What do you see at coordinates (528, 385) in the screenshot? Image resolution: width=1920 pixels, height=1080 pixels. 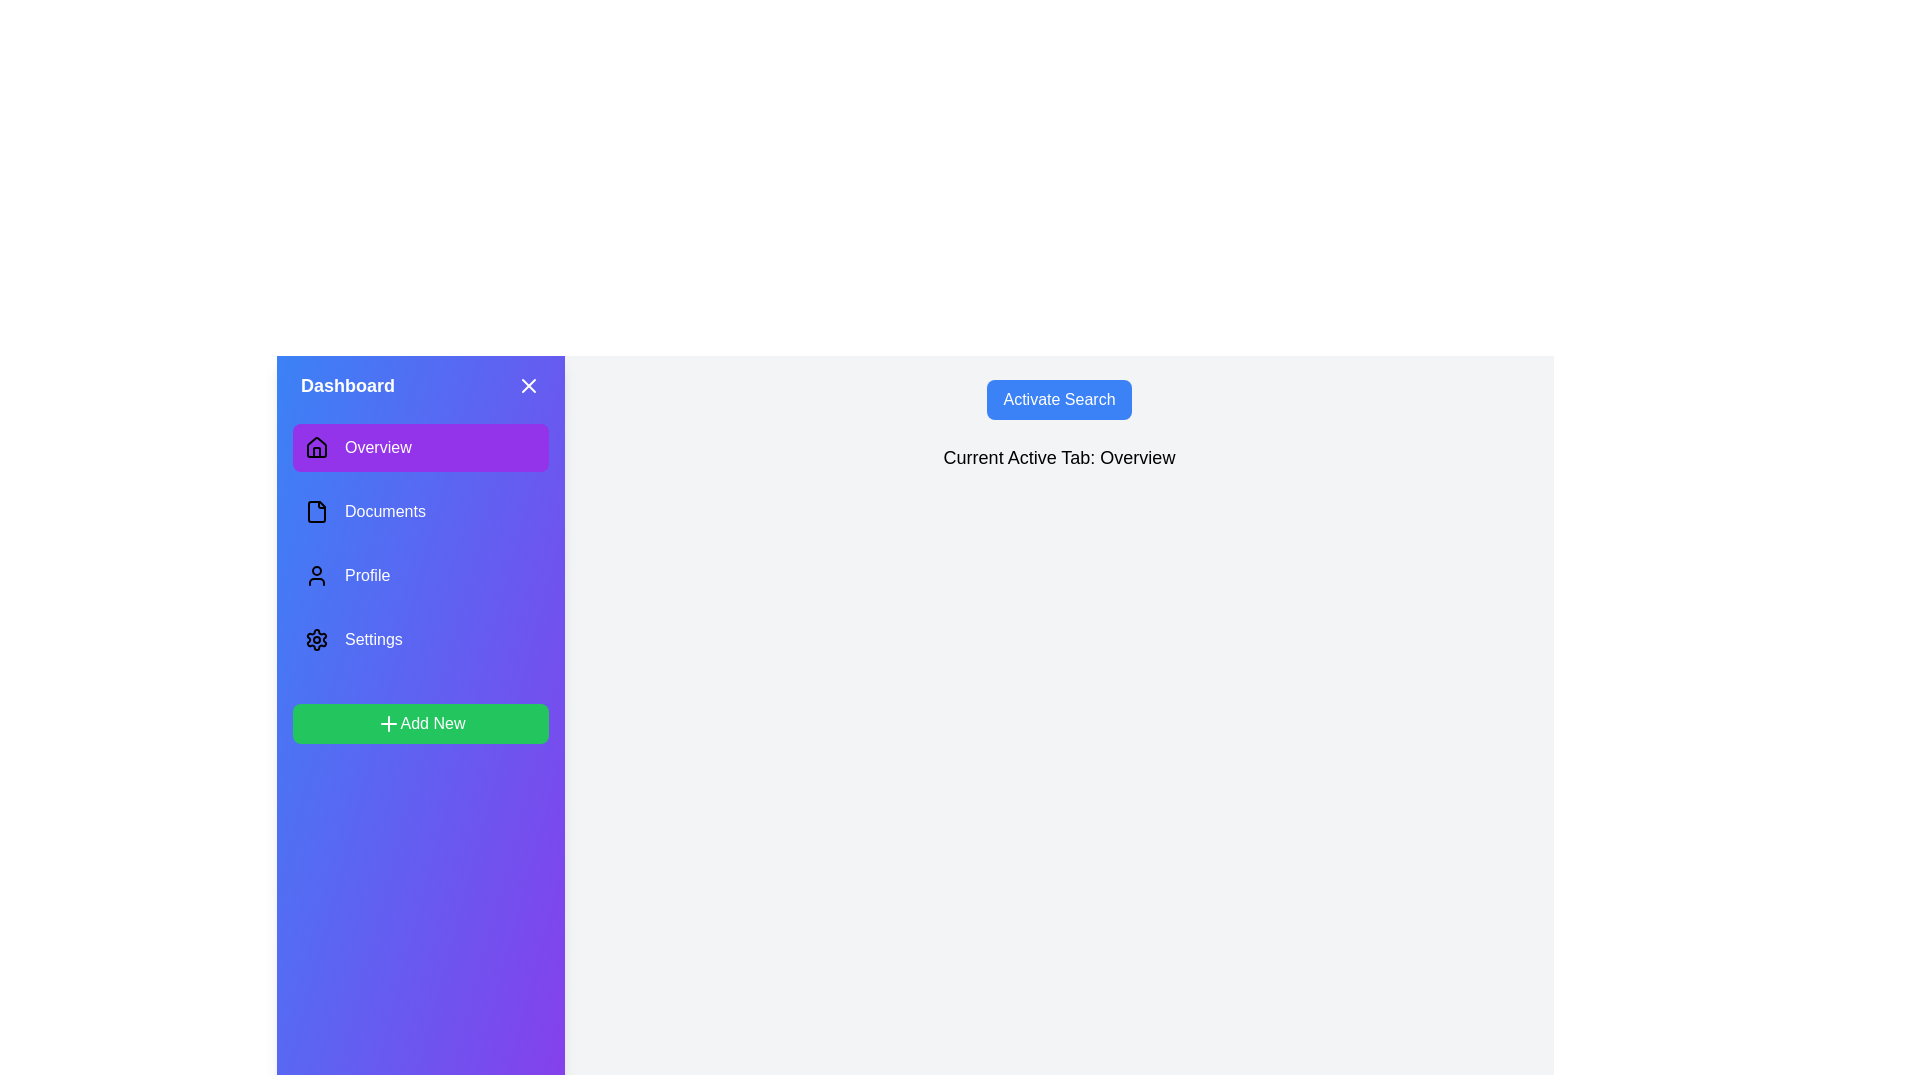 I see `the button with a white 'X' icon on a purple background located at the top-right corner of the 'Dashboard' sidebar` at bounding box center [528, 385].